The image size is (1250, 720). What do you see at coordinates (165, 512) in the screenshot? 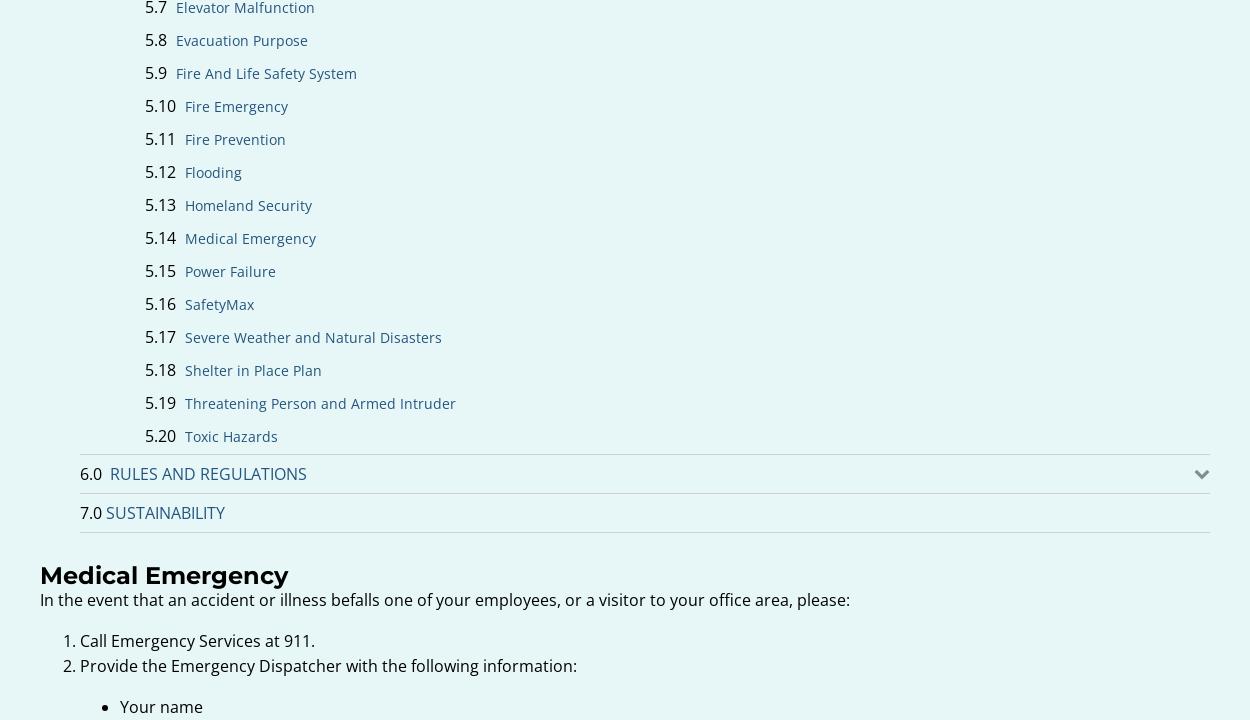
I see `'SUSTAINABILITY'` at bounding box center [165, 512].